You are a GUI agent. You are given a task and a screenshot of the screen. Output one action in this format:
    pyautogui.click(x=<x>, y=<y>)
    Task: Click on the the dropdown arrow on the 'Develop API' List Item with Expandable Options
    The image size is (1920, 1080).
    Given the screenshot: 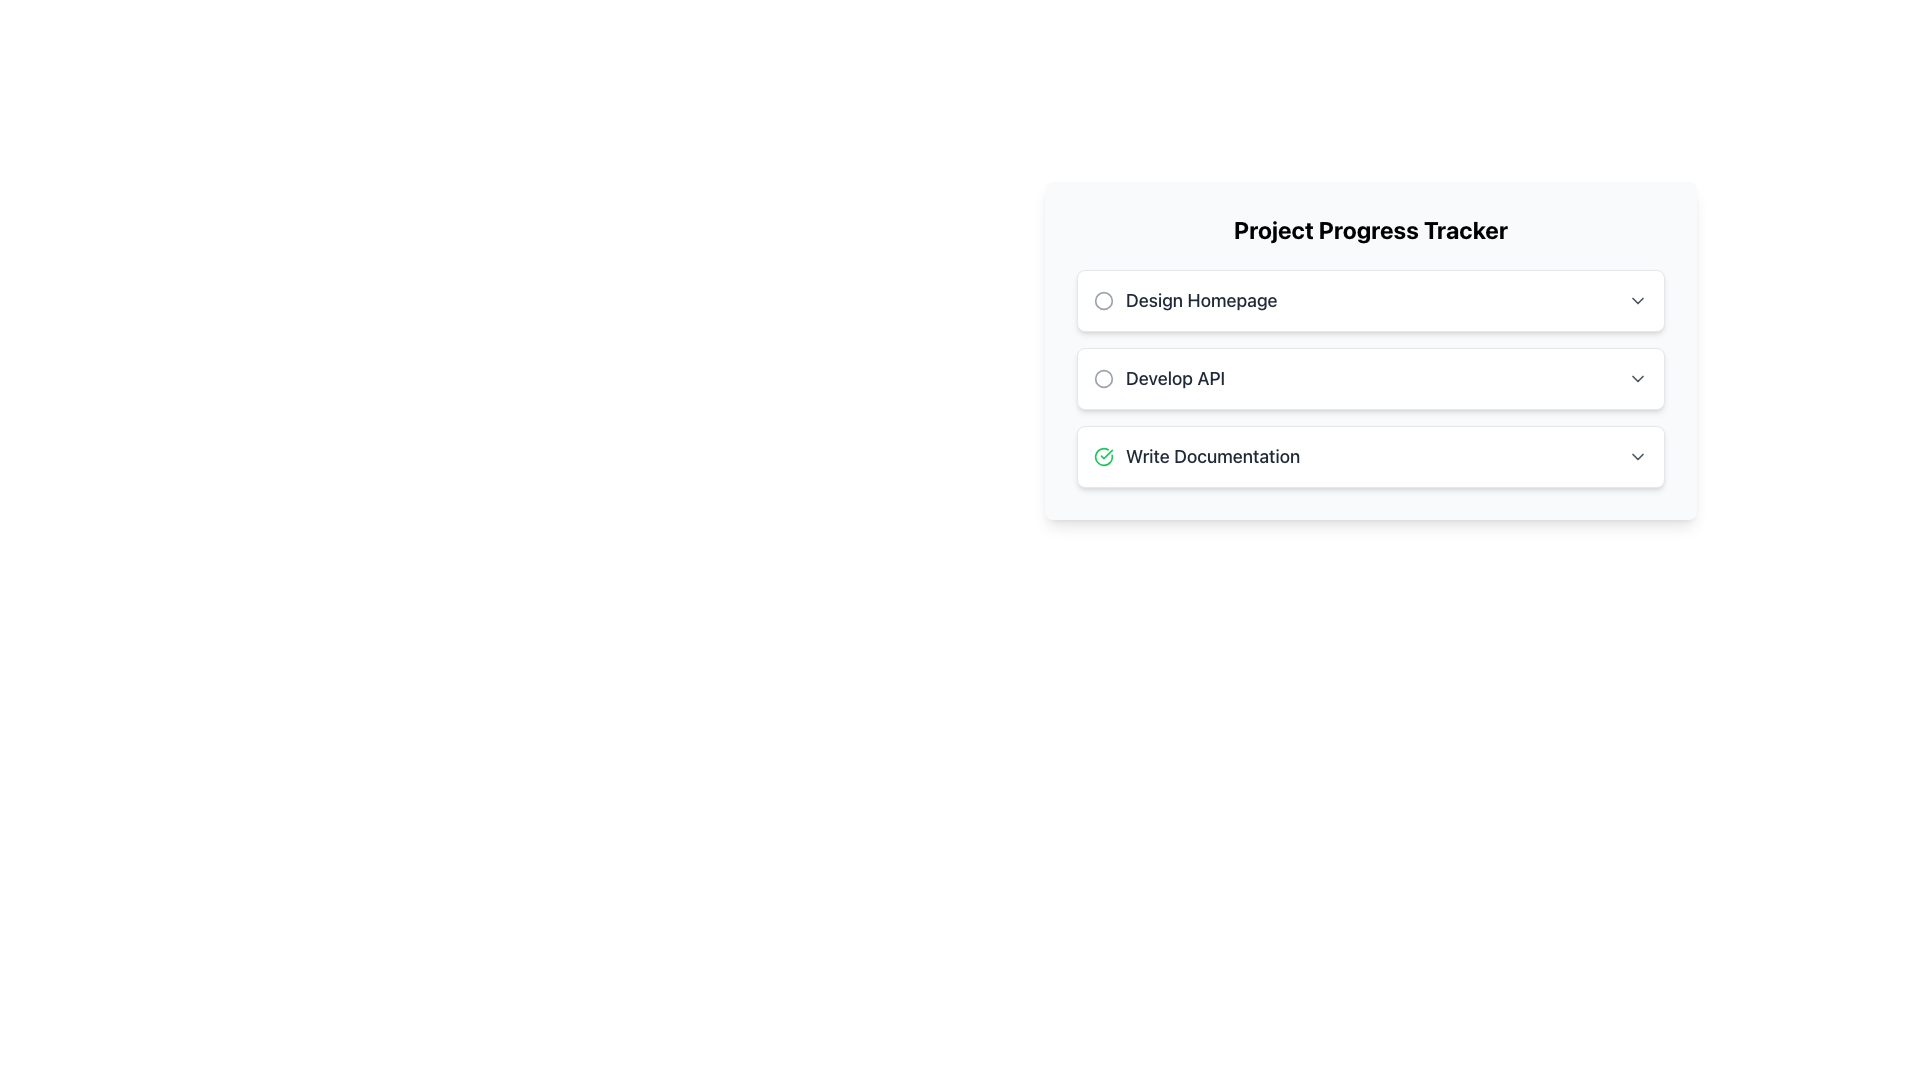 What is the action you would take?
    pyautogui.click(x=1370, y=378)
    